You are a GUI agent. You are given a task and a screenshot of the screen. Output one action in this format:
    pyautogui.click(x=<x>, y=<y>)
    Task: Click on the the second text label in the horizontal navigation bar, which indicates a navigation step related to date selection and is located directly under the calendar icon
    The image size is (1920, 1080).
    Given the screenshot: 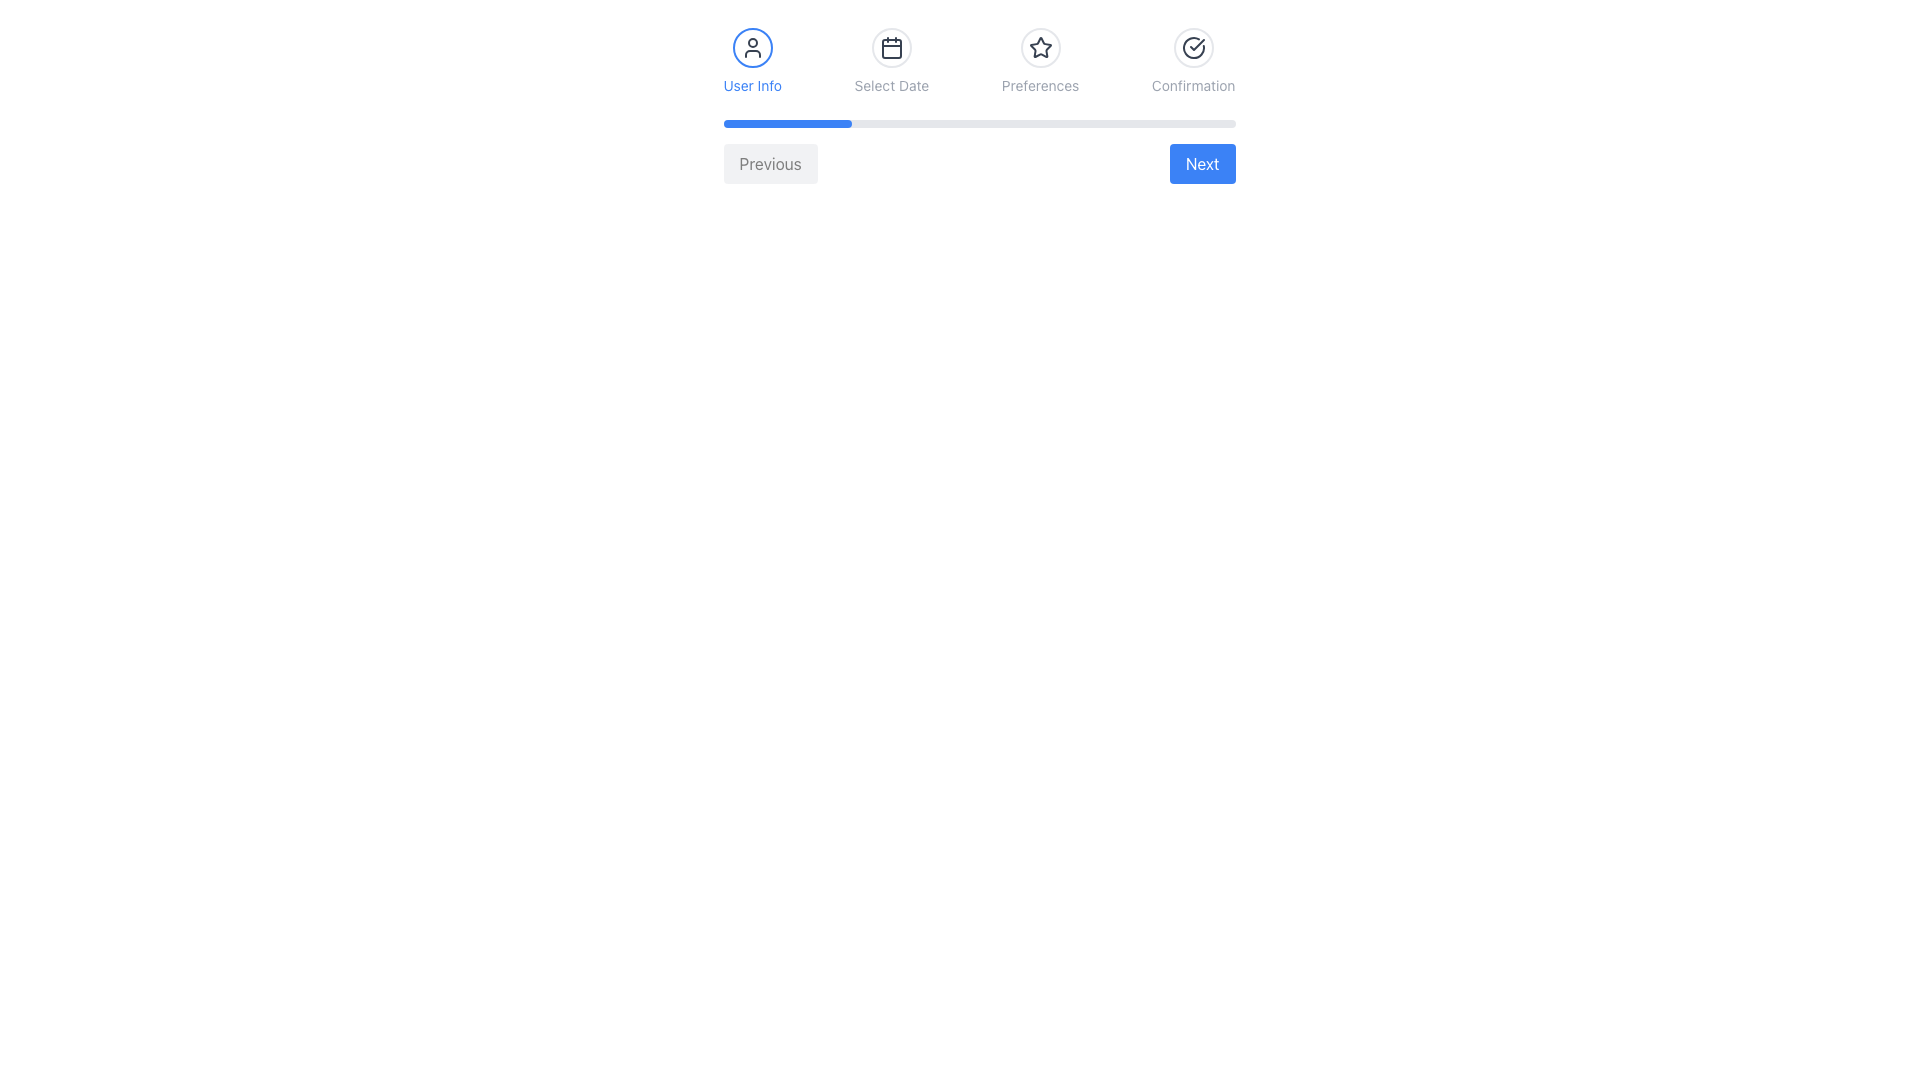 What is the action you would take?
    pyautogui.click(x=890, y=84)
    